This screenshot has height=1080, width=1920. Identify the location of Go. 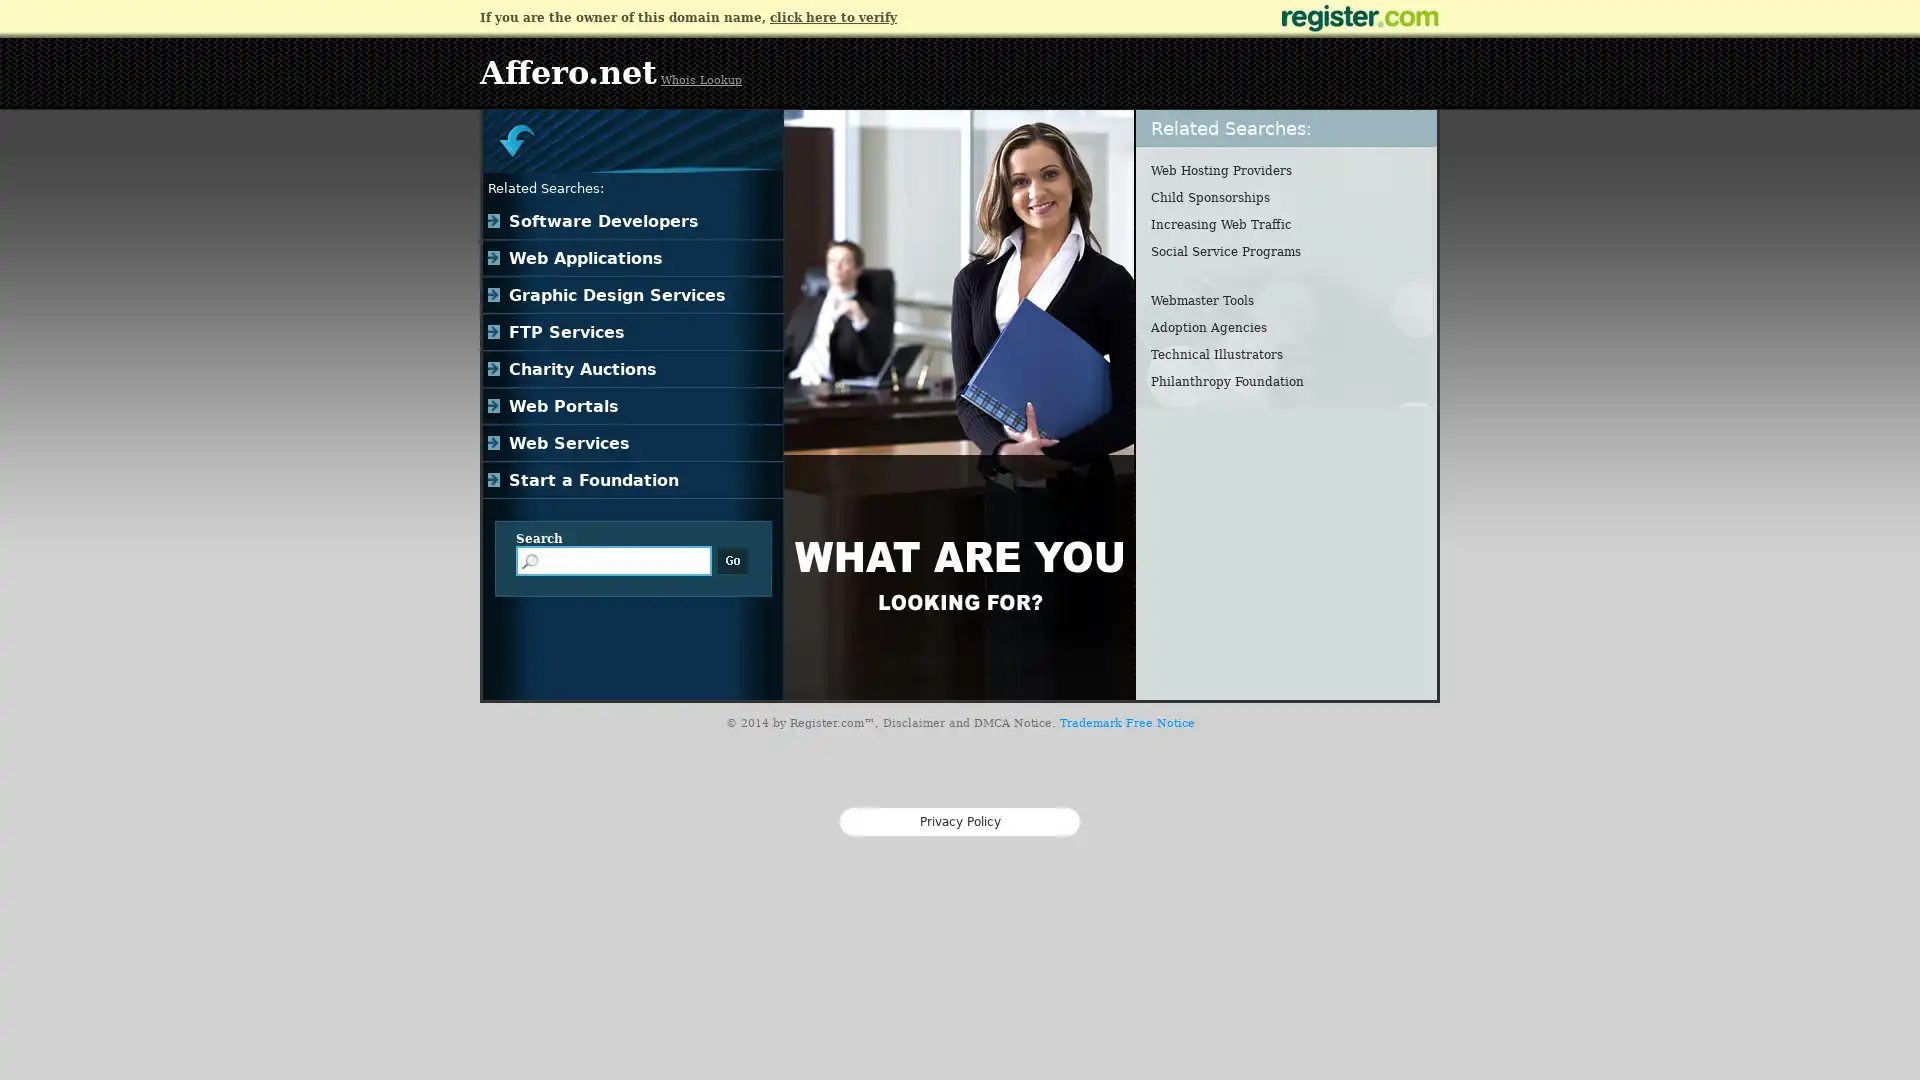
(732, 560).